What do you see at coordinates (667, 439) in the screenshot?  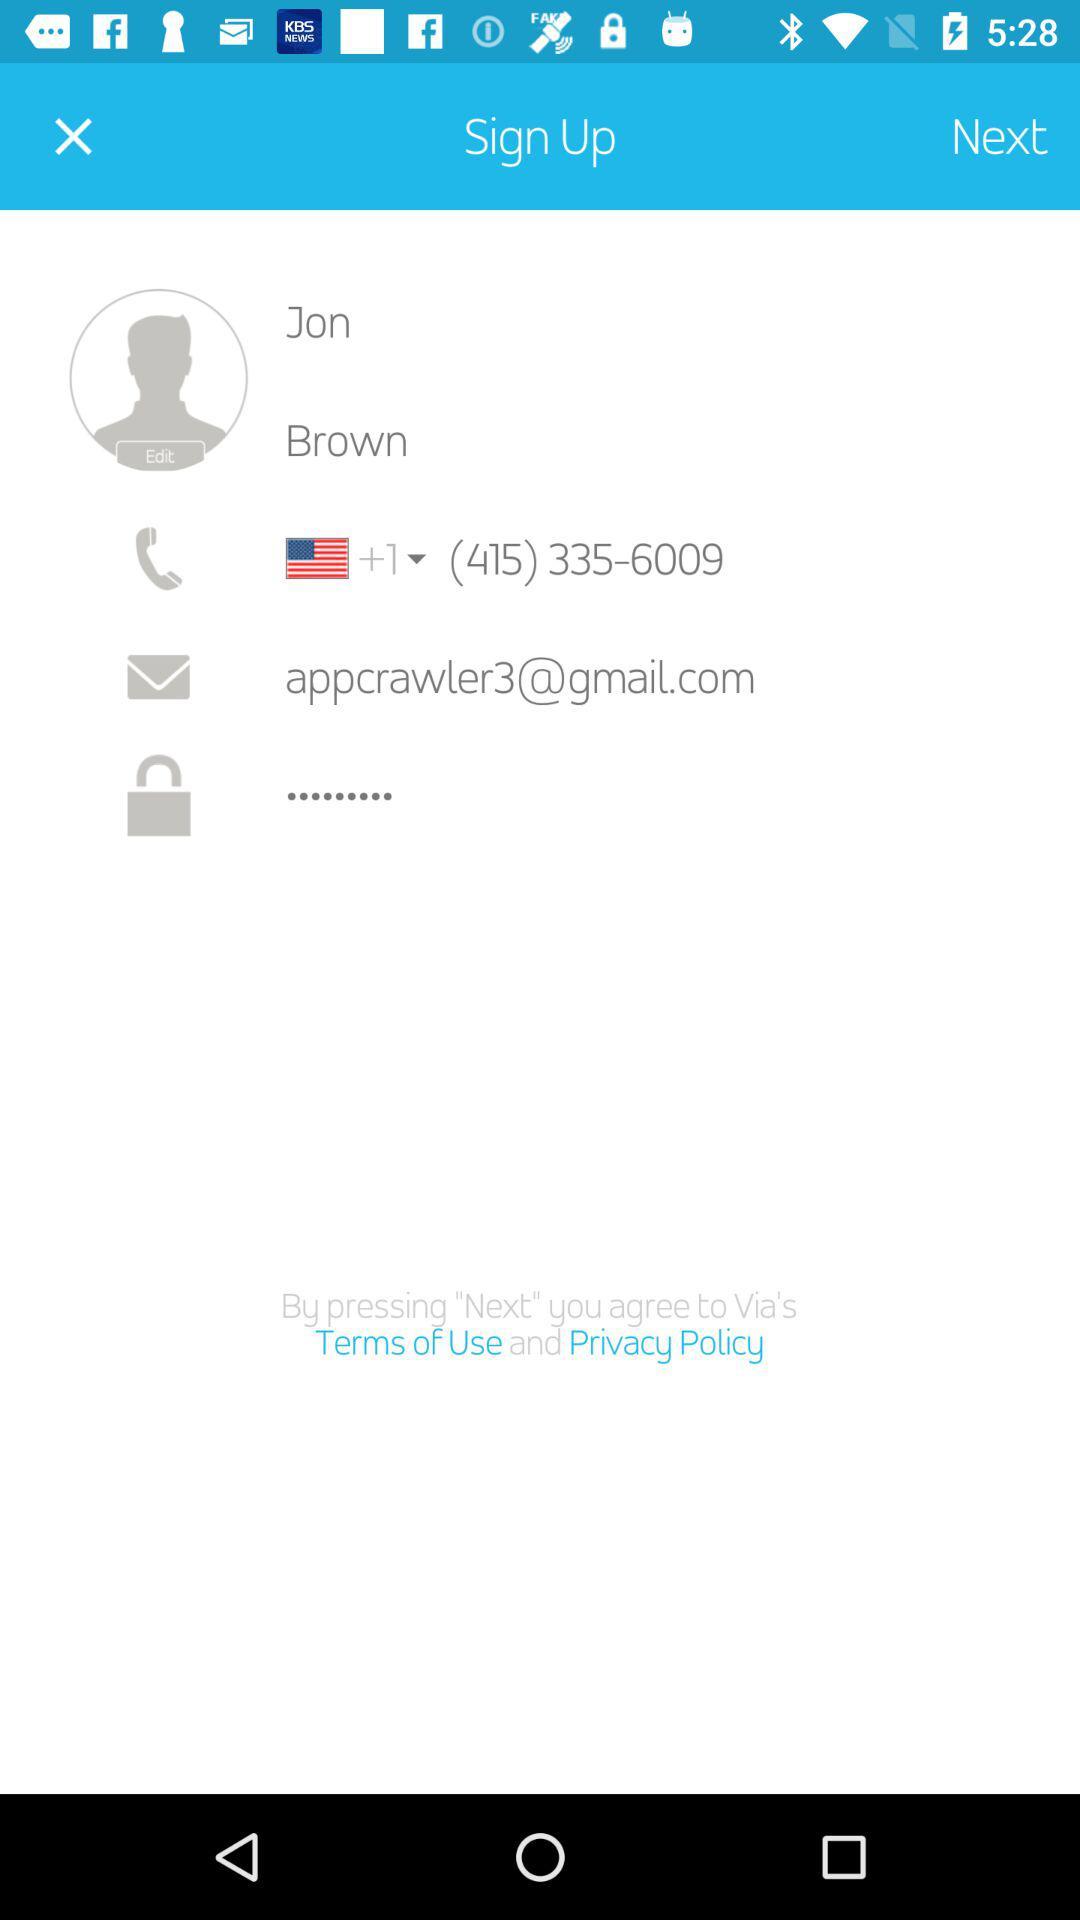 I see `brown item` at bounding box center [667, 439].